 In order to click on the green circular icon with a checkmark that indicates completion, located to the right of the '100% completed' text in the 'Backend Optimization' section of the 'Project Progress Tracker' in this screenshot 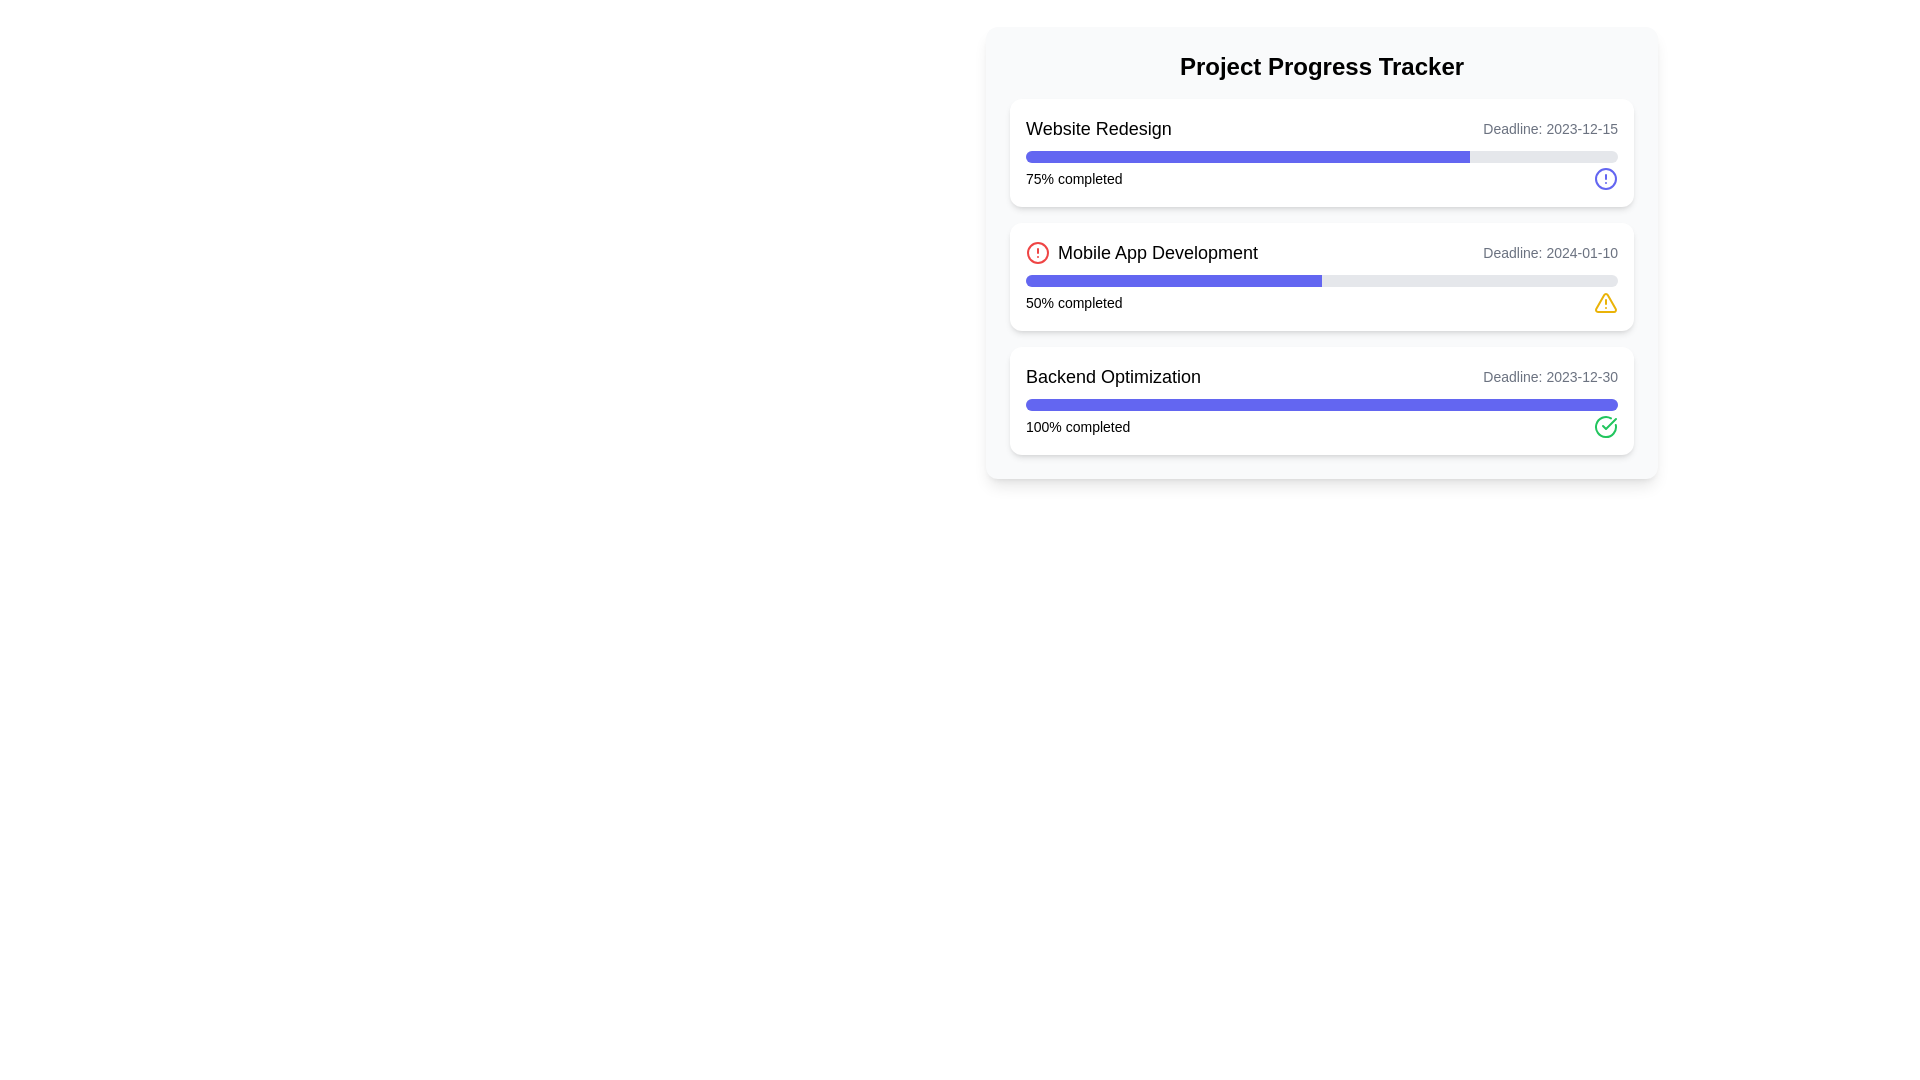, I will do `click(1606, 426)`.